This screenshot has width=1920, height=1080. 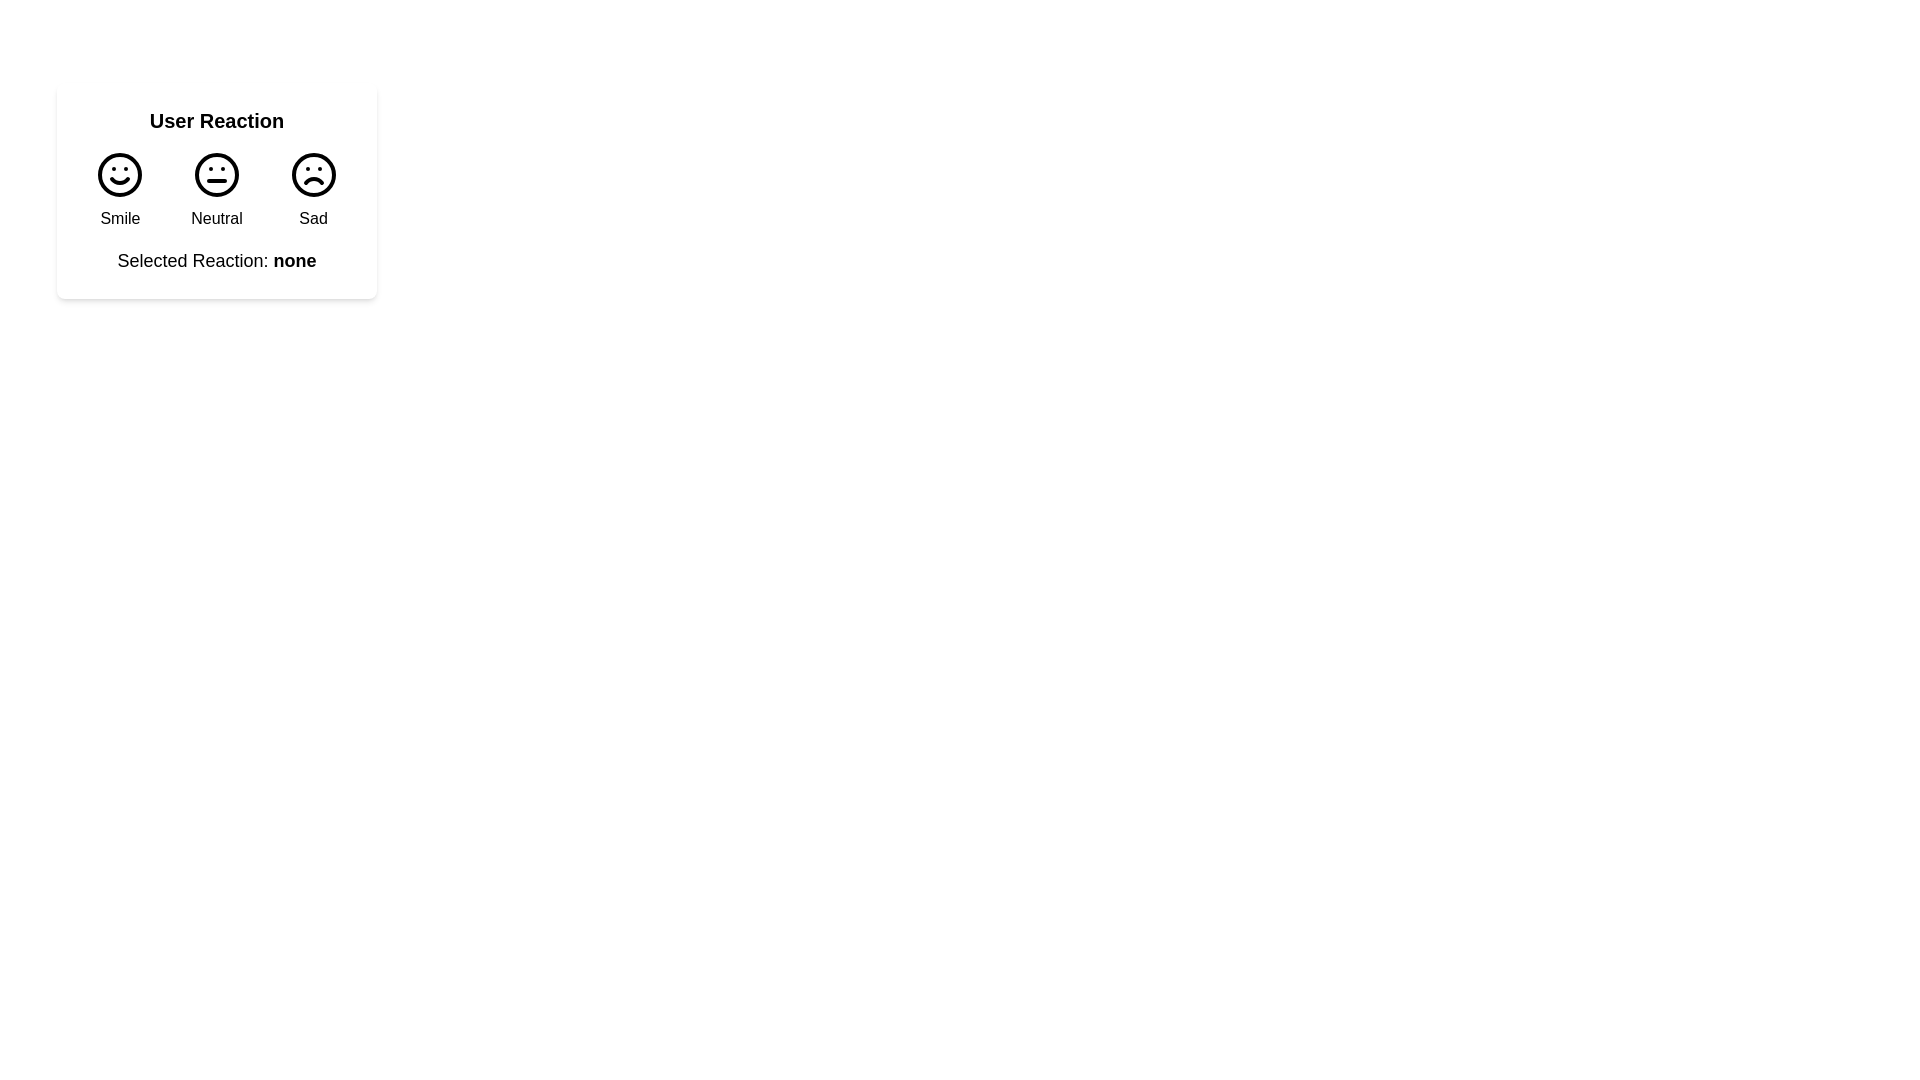 What do you see at coordinates (216, 173) in the screenshot?
I see `the neutral face icon, which is the second element in a horizontal row of reaction icons` at bounding box center [216, 173].